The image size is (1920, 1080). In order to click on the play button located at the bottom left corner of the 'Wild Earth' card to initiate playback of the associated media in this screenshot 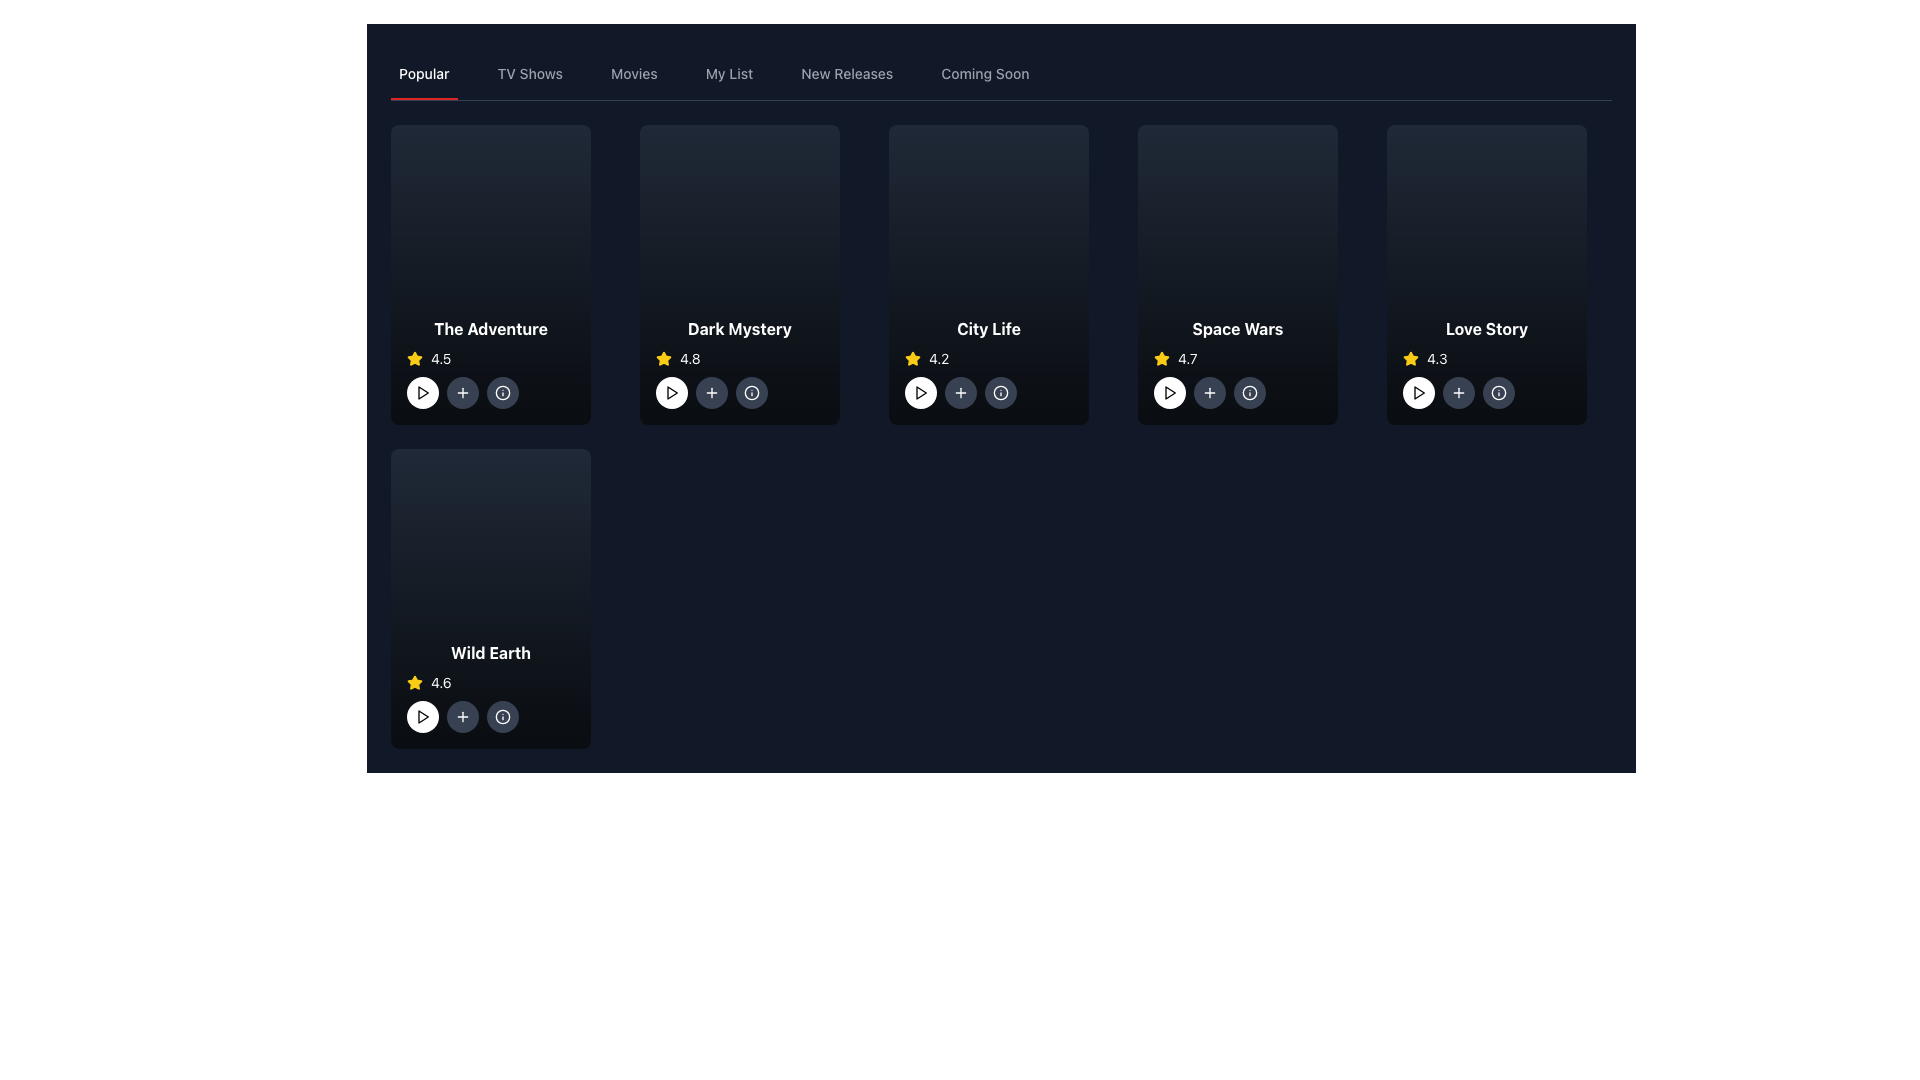, I will do `click(422, 716)`.